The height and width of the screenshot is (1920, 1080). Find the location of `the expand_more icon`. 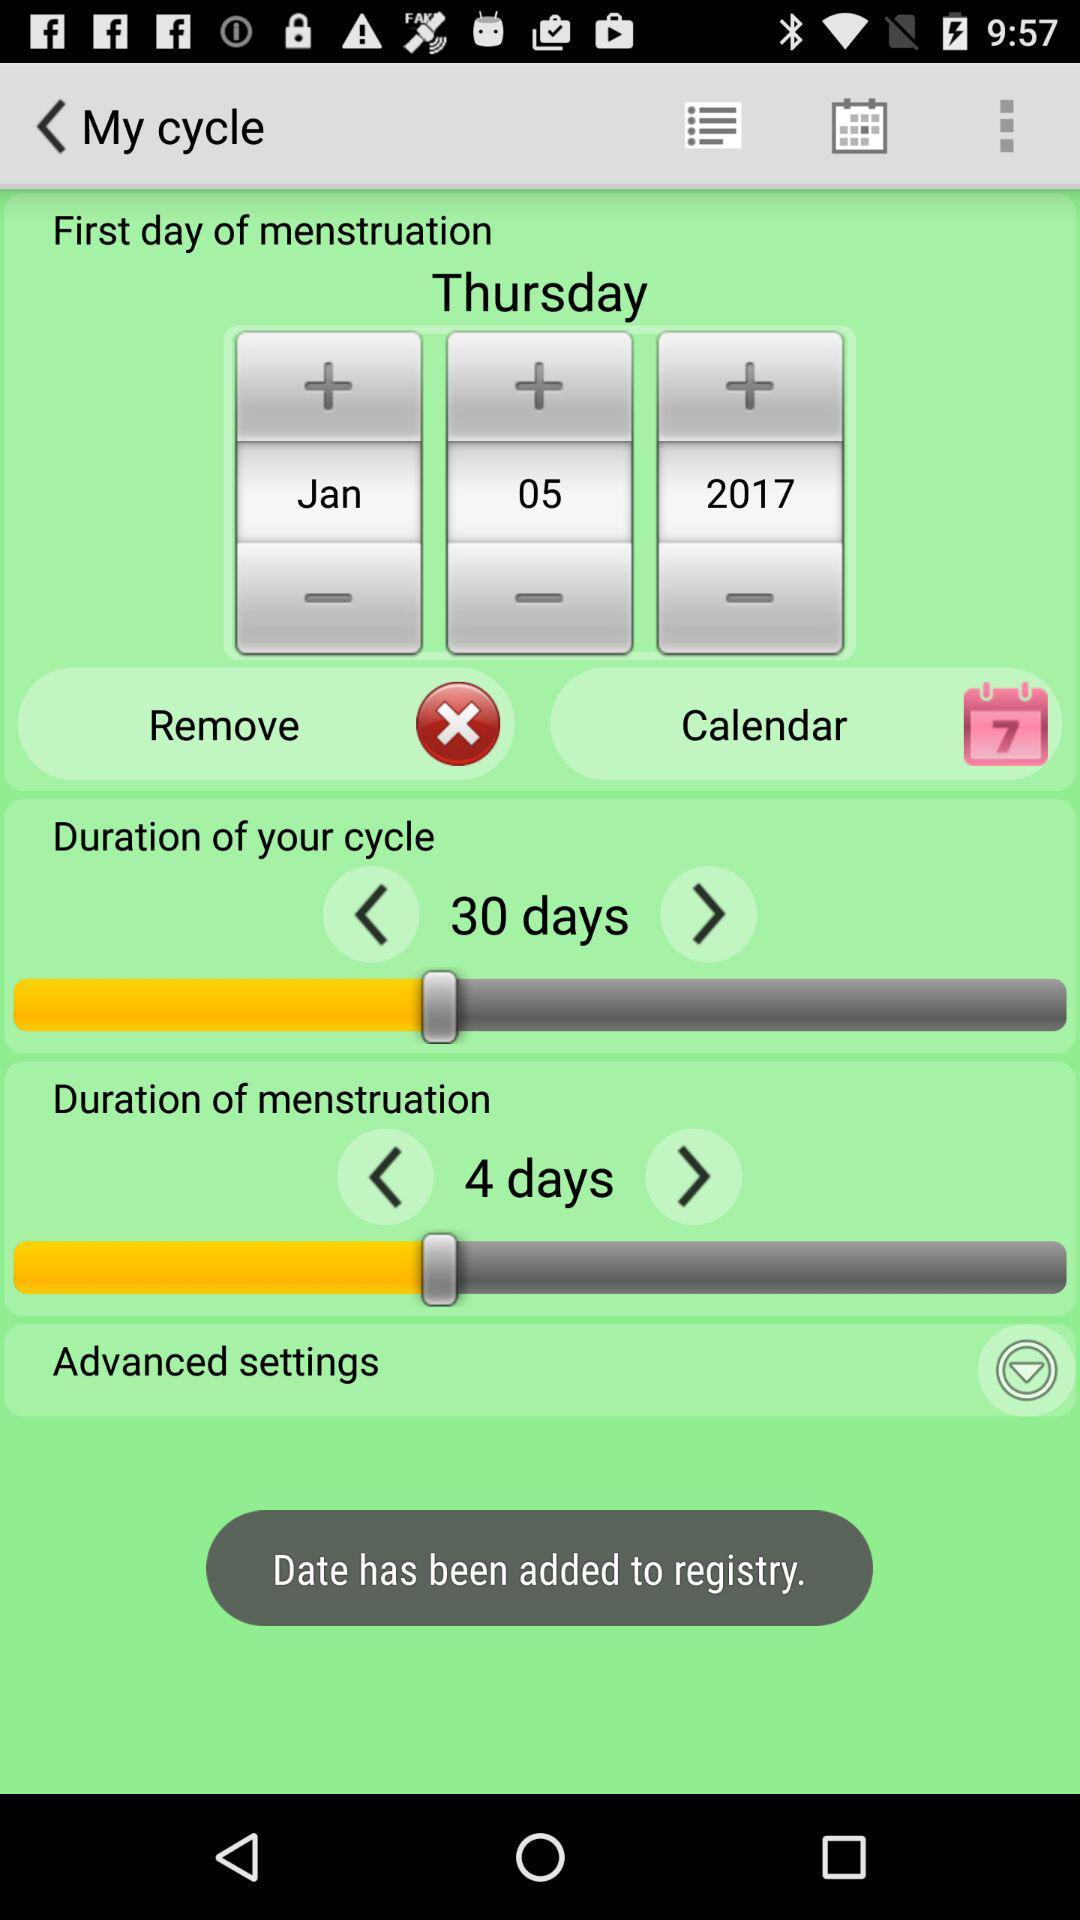

the expand_more icon is located at coordinates (1026, 1466).